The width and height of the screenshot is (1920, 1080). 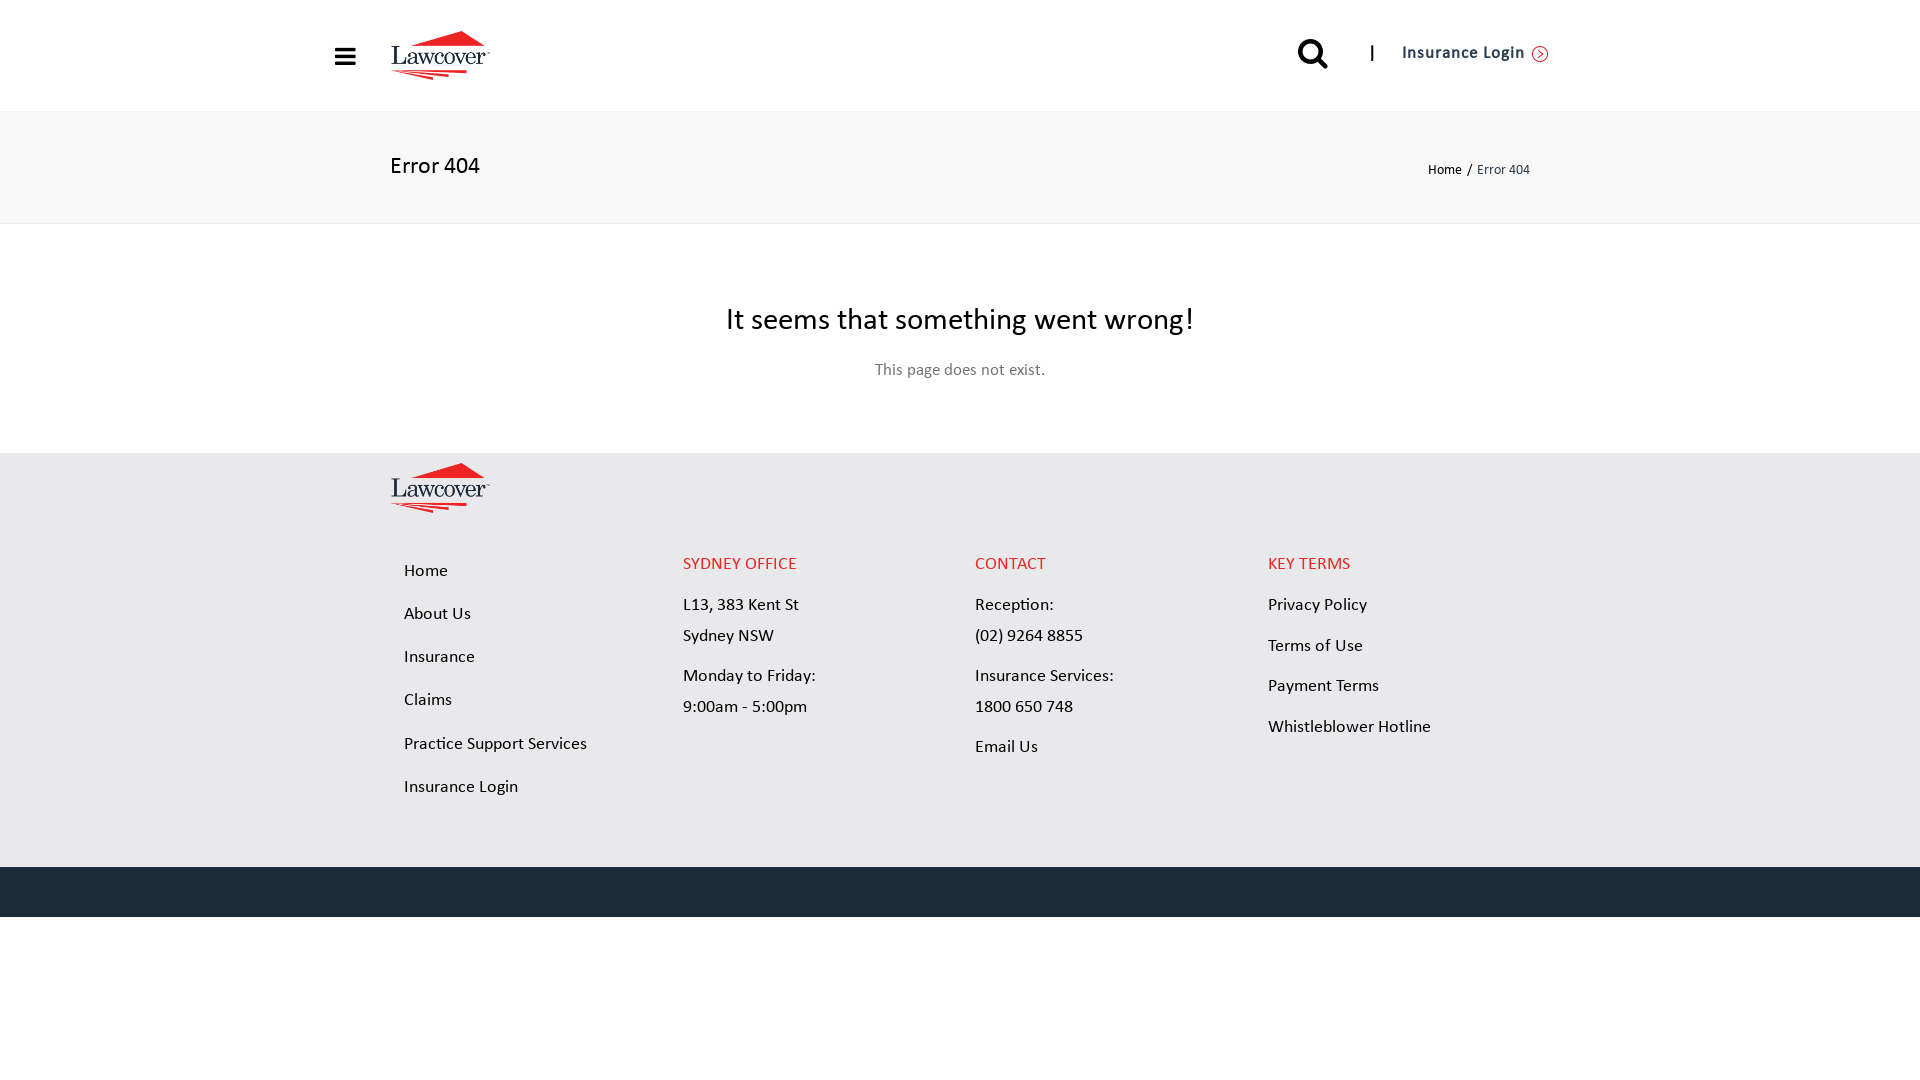 What do you see at coordinates (1452, 169) in the screenshot?
I see `'Home'` at bounding box center [1452, 169].